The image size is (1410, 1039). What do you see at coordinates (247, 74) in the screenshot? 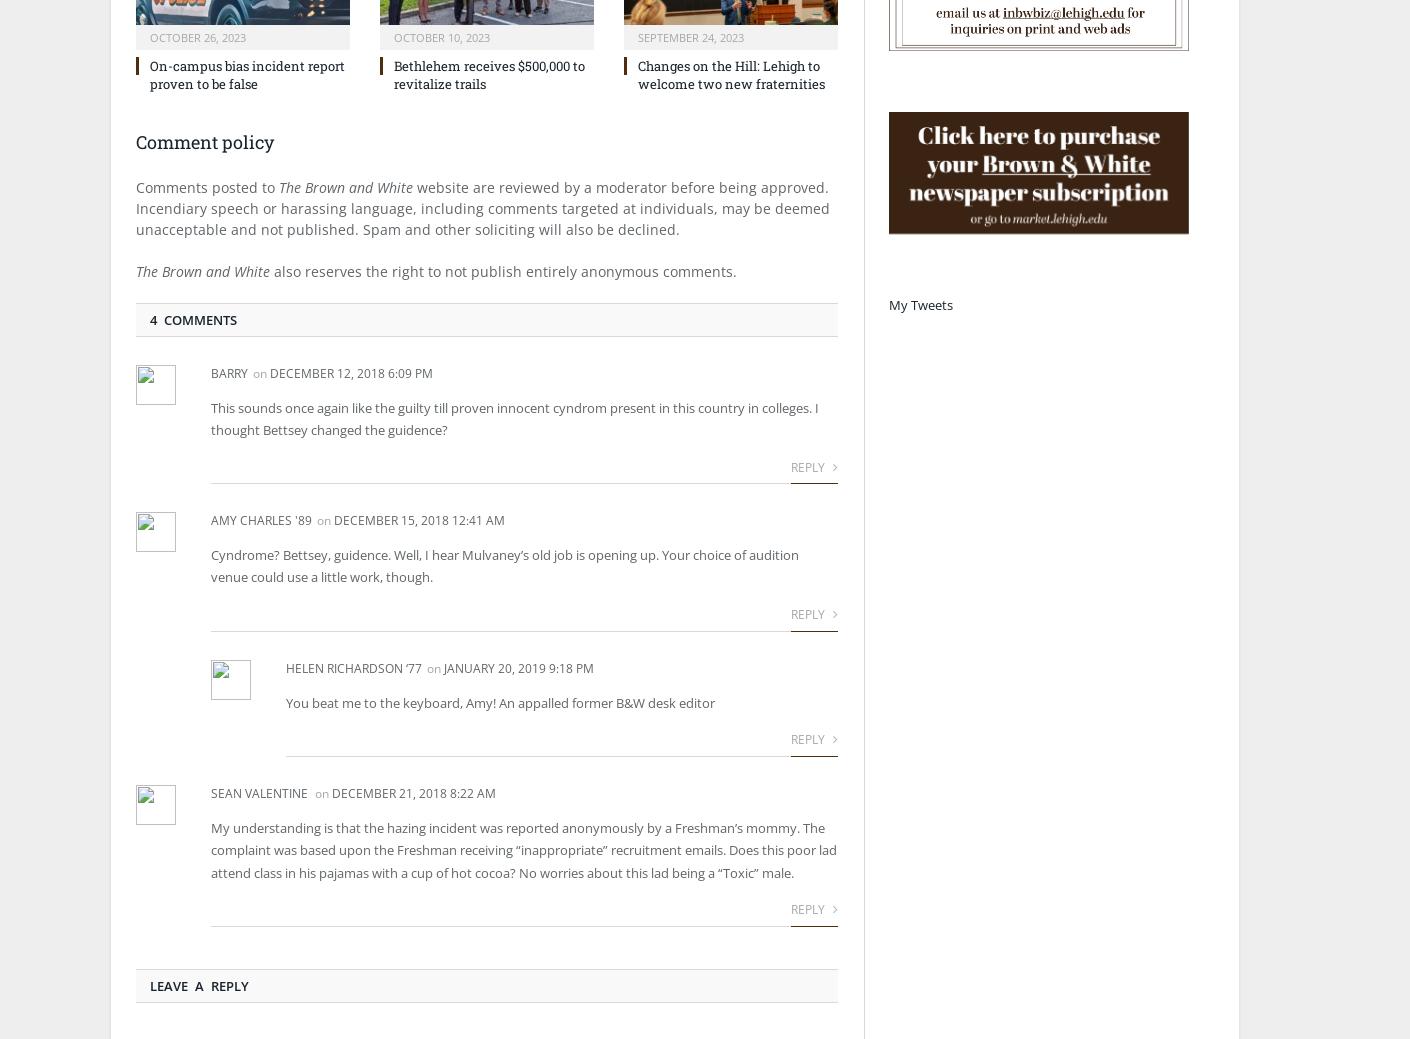
I see `'On-campus bias incident report proven to be false'` at bounding box center [247, 74].